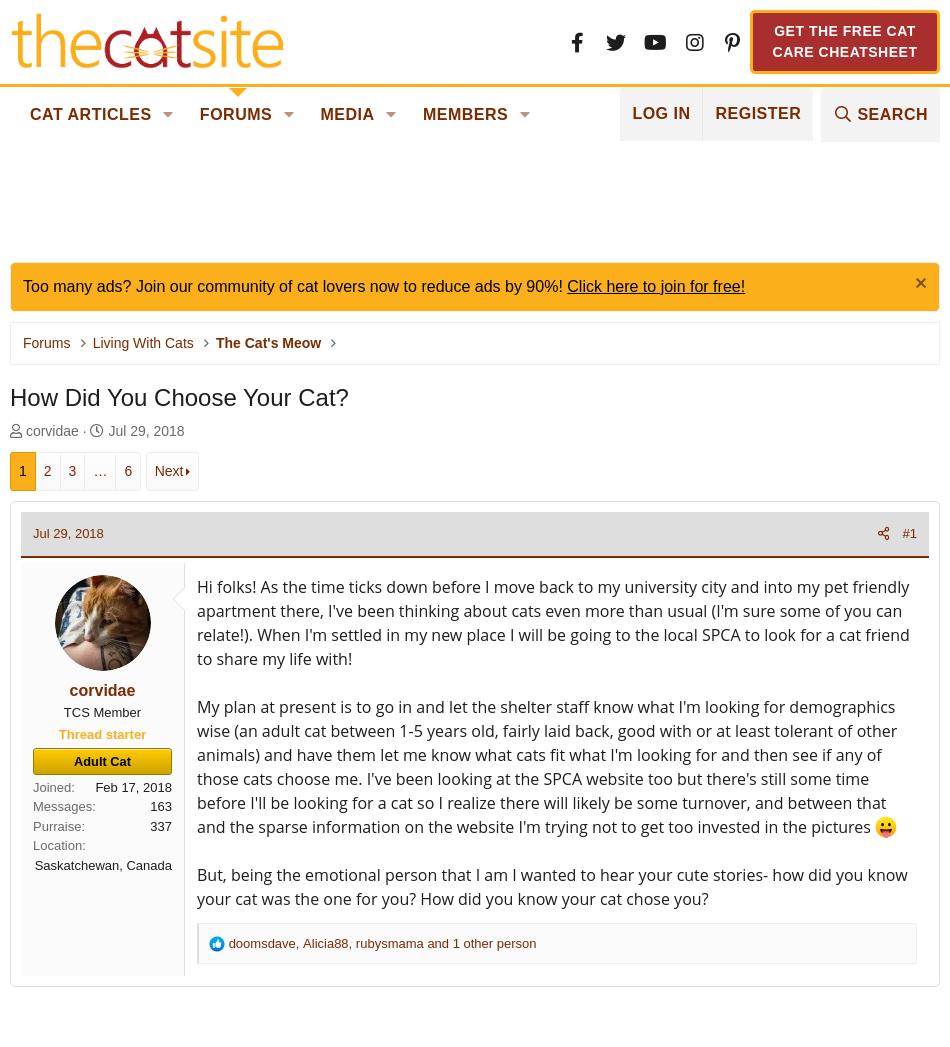  I want to click on 'Location', so click(57, 845).